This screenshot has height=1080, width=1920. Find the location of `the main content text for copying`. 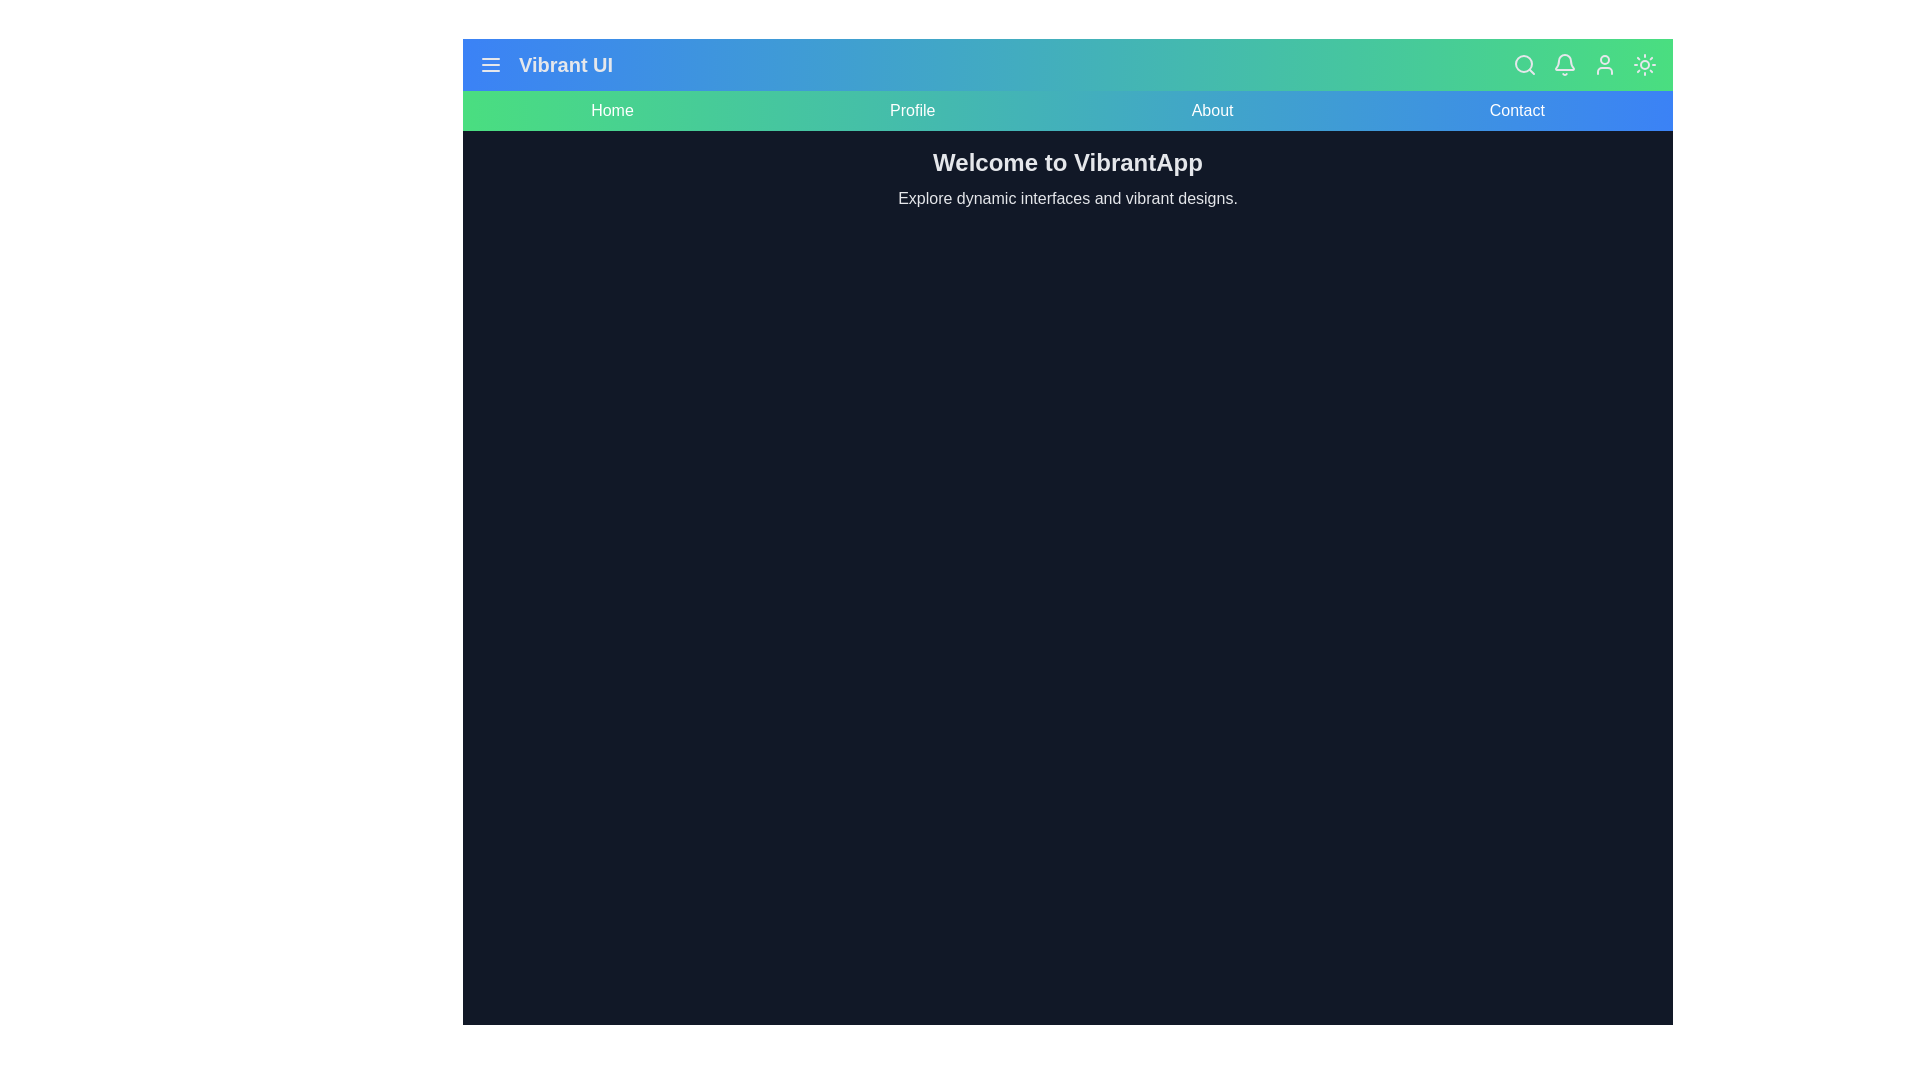

the main content text for copying is located at coordinates (478, 145).